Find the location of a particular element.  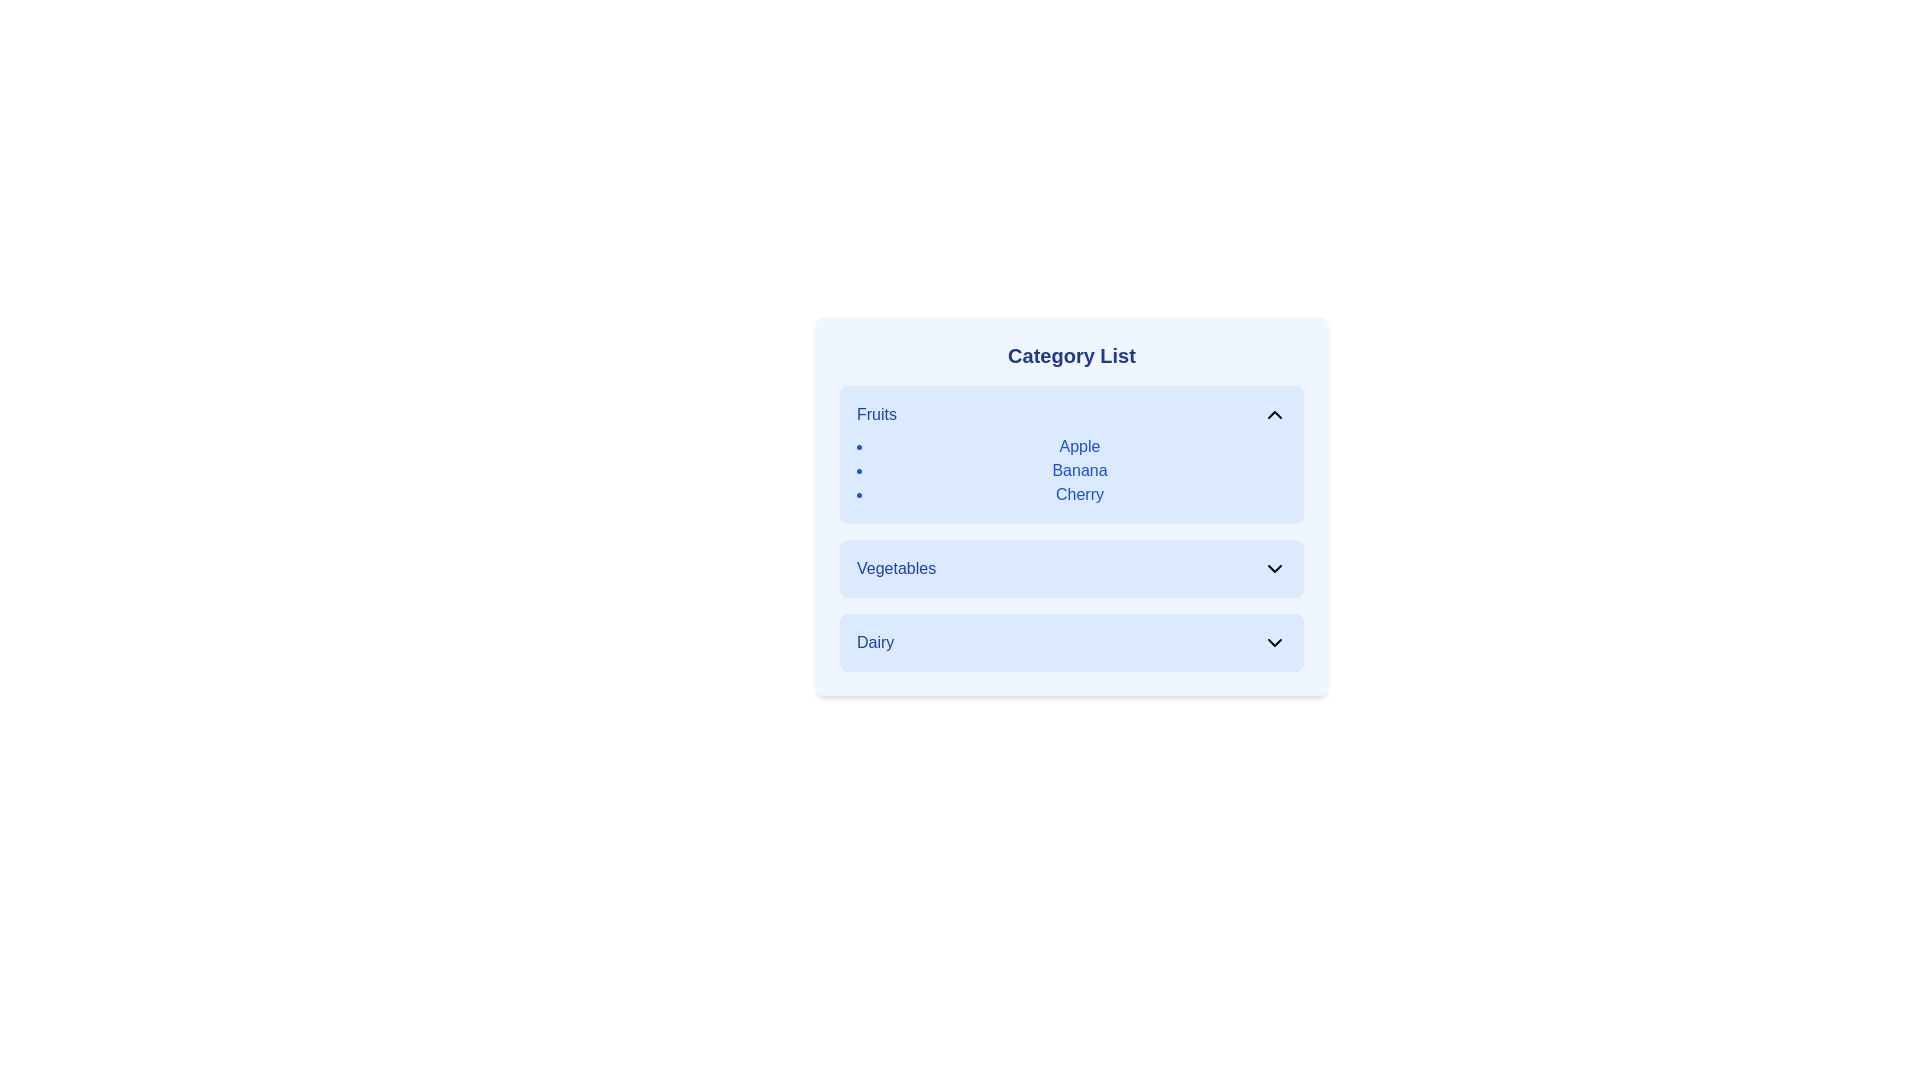

the 'Category List' expandable section is located at coordinates (1070, 505).